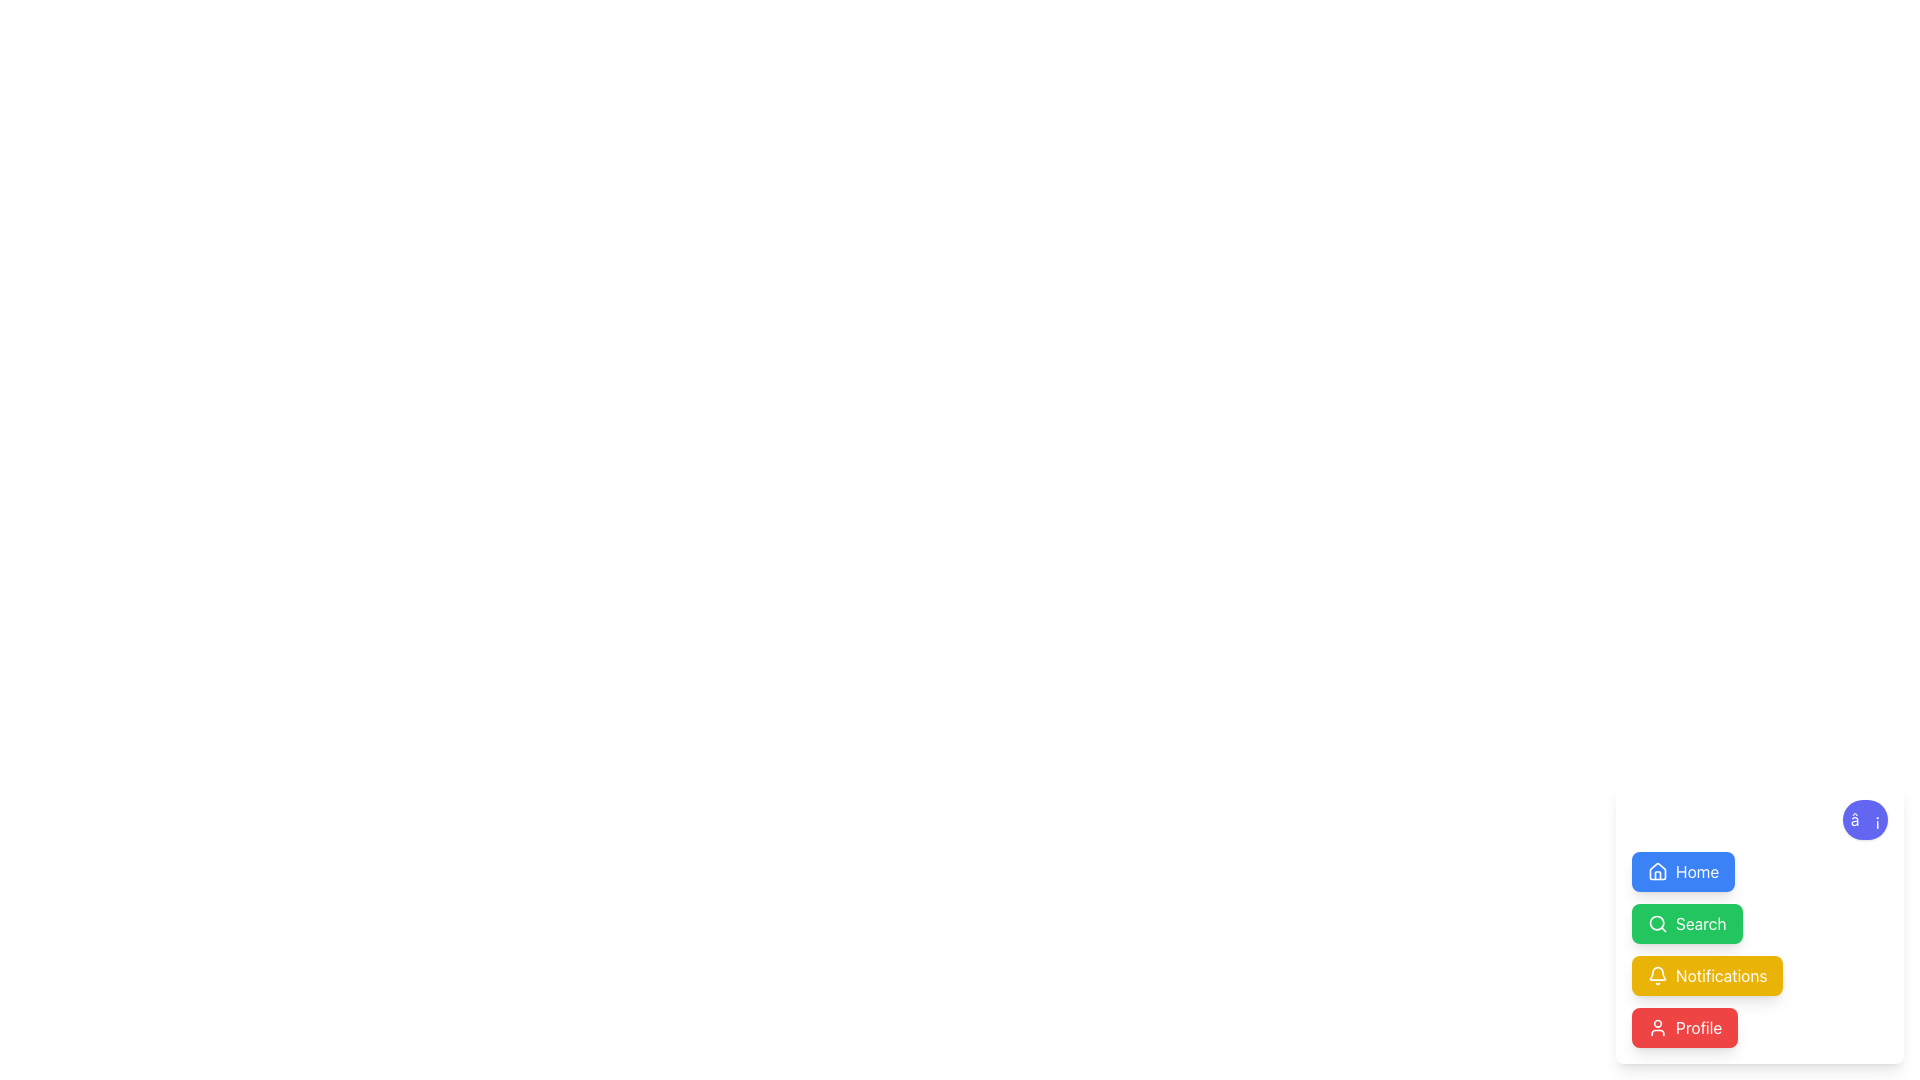  What do you see at coordinates (1700, 924) in the screenshot?
I see `the 'Search' button, which is styled with a green background and white text, located in the bottom-right corner of the interface as the second button in the stack` at bounding box center [1700, 924].